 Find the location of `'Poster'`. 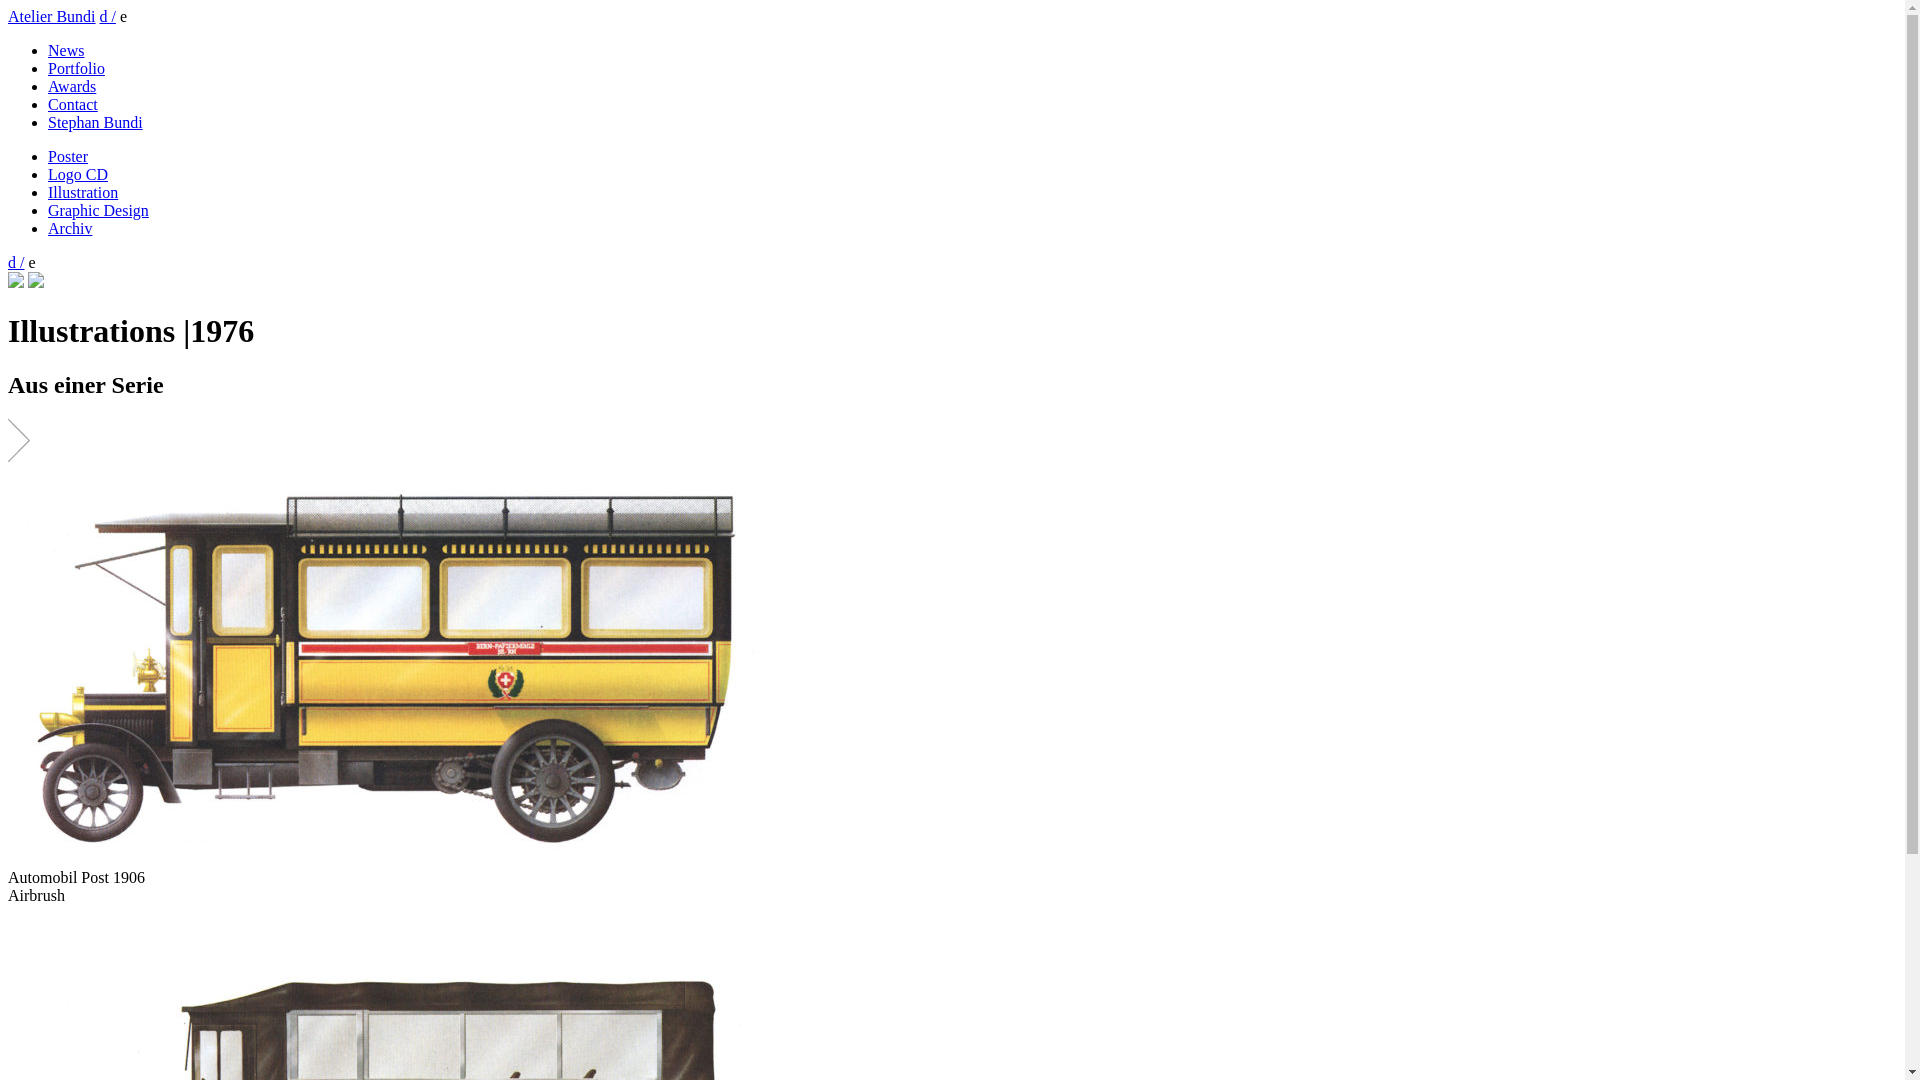

'Poster' is located at coordinates (67, 155).